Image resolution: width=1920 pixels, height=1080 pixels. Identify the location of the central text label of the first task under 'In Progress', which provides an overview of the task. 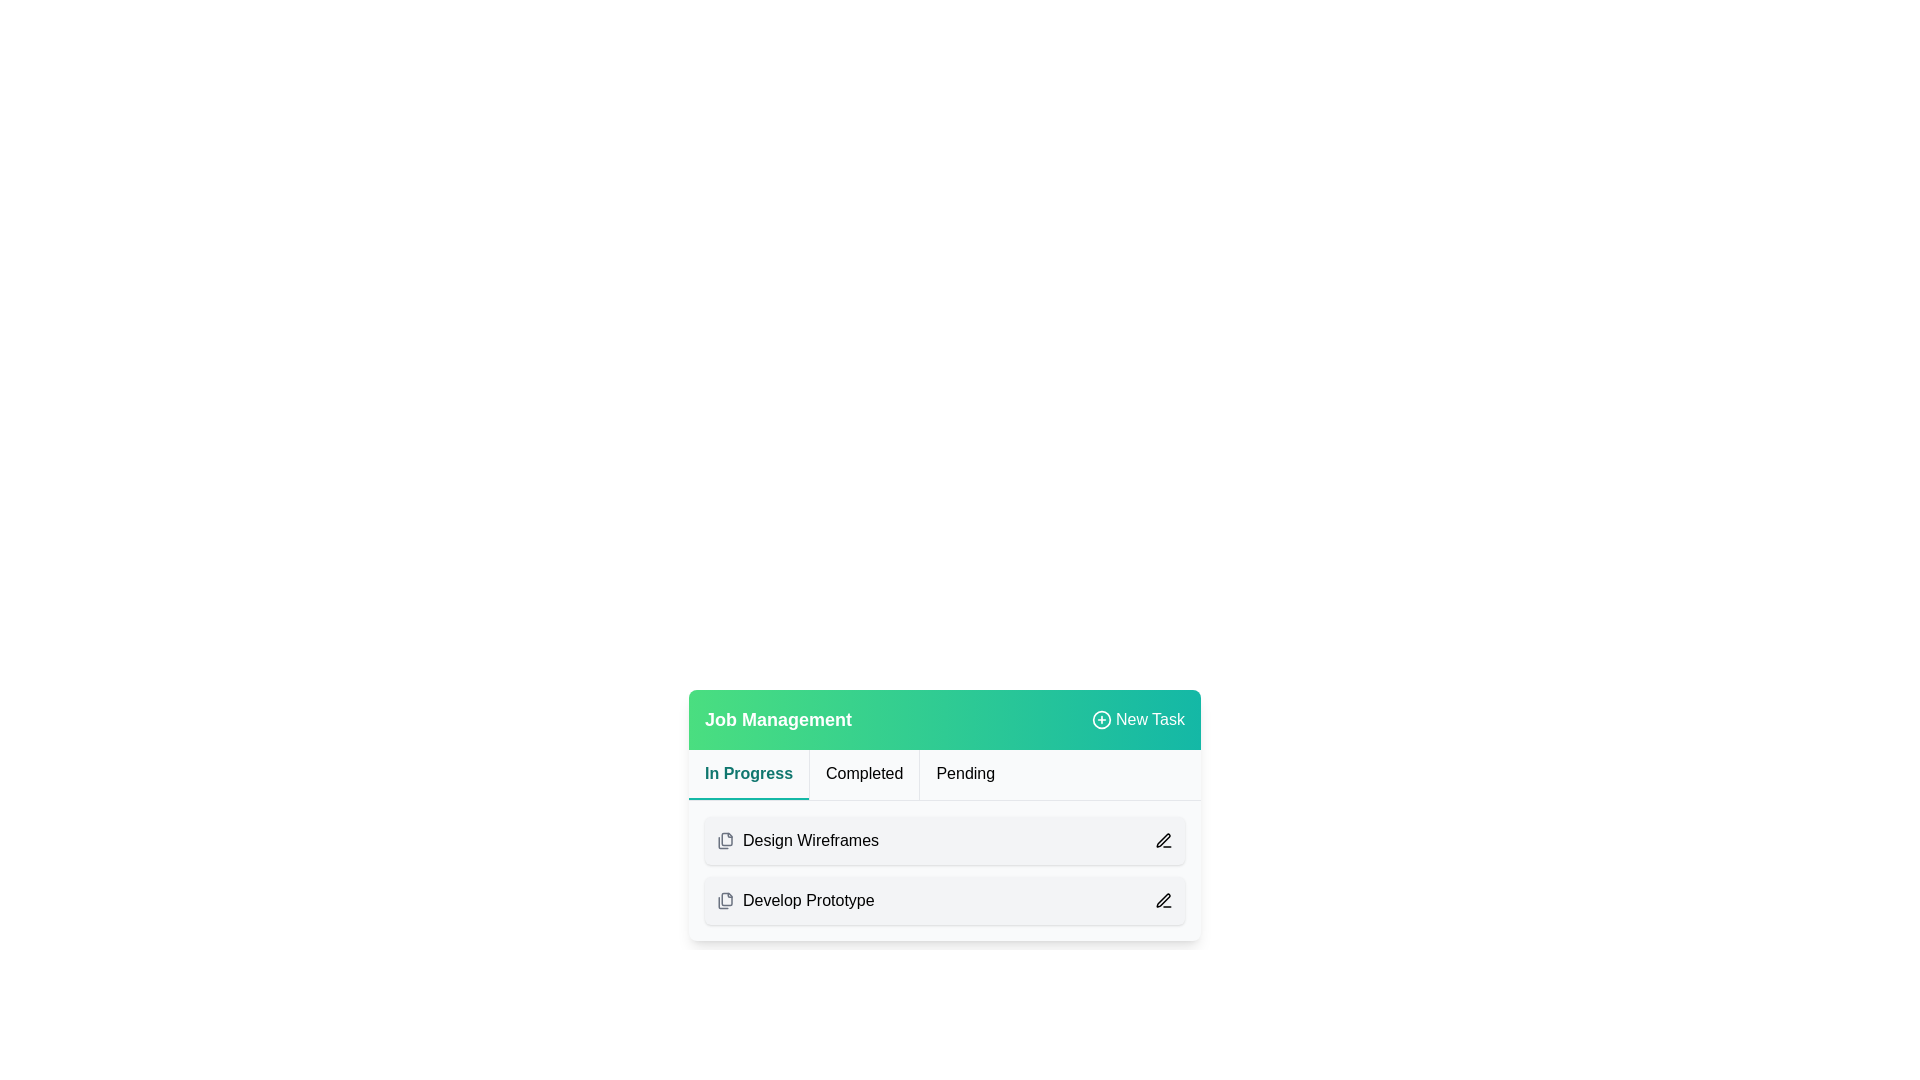
(811, 840).